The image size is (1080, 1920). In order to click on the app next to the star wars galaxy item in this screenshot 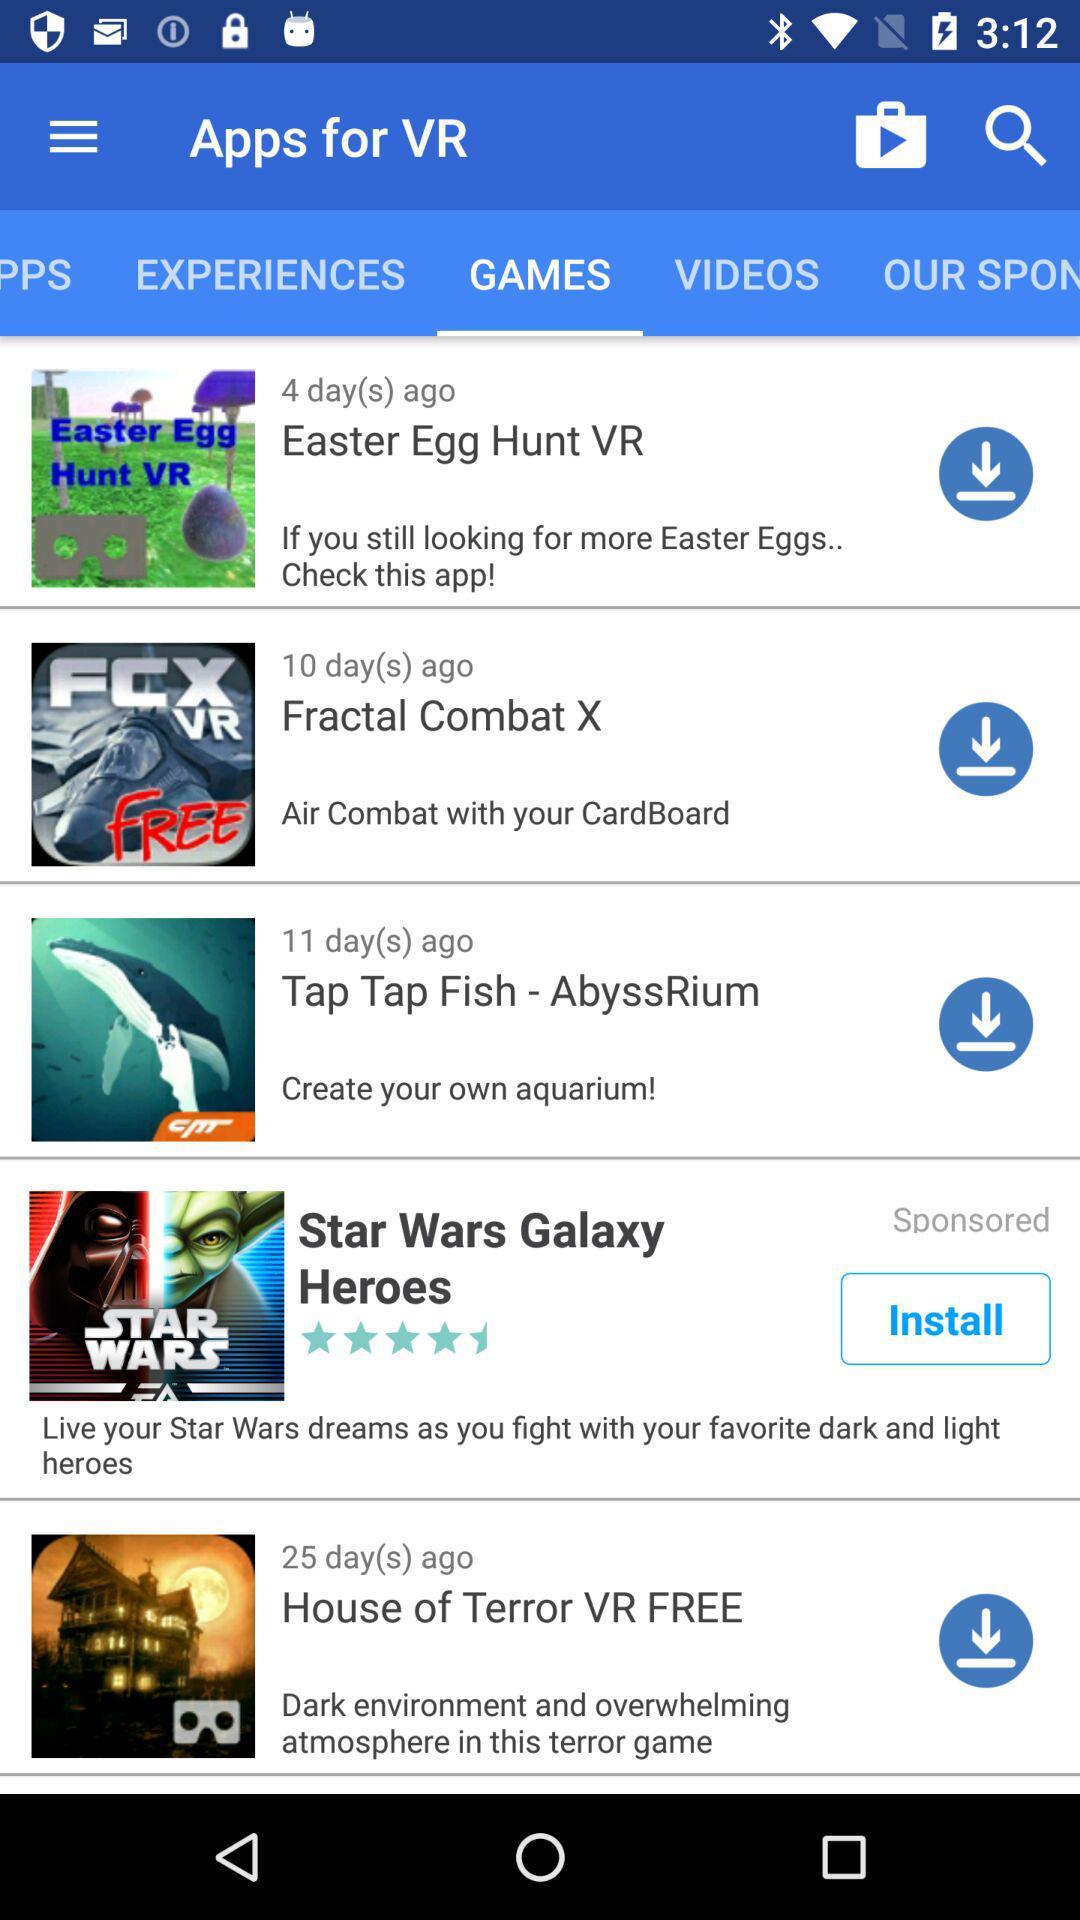, I will do `click(945, 1318)`.